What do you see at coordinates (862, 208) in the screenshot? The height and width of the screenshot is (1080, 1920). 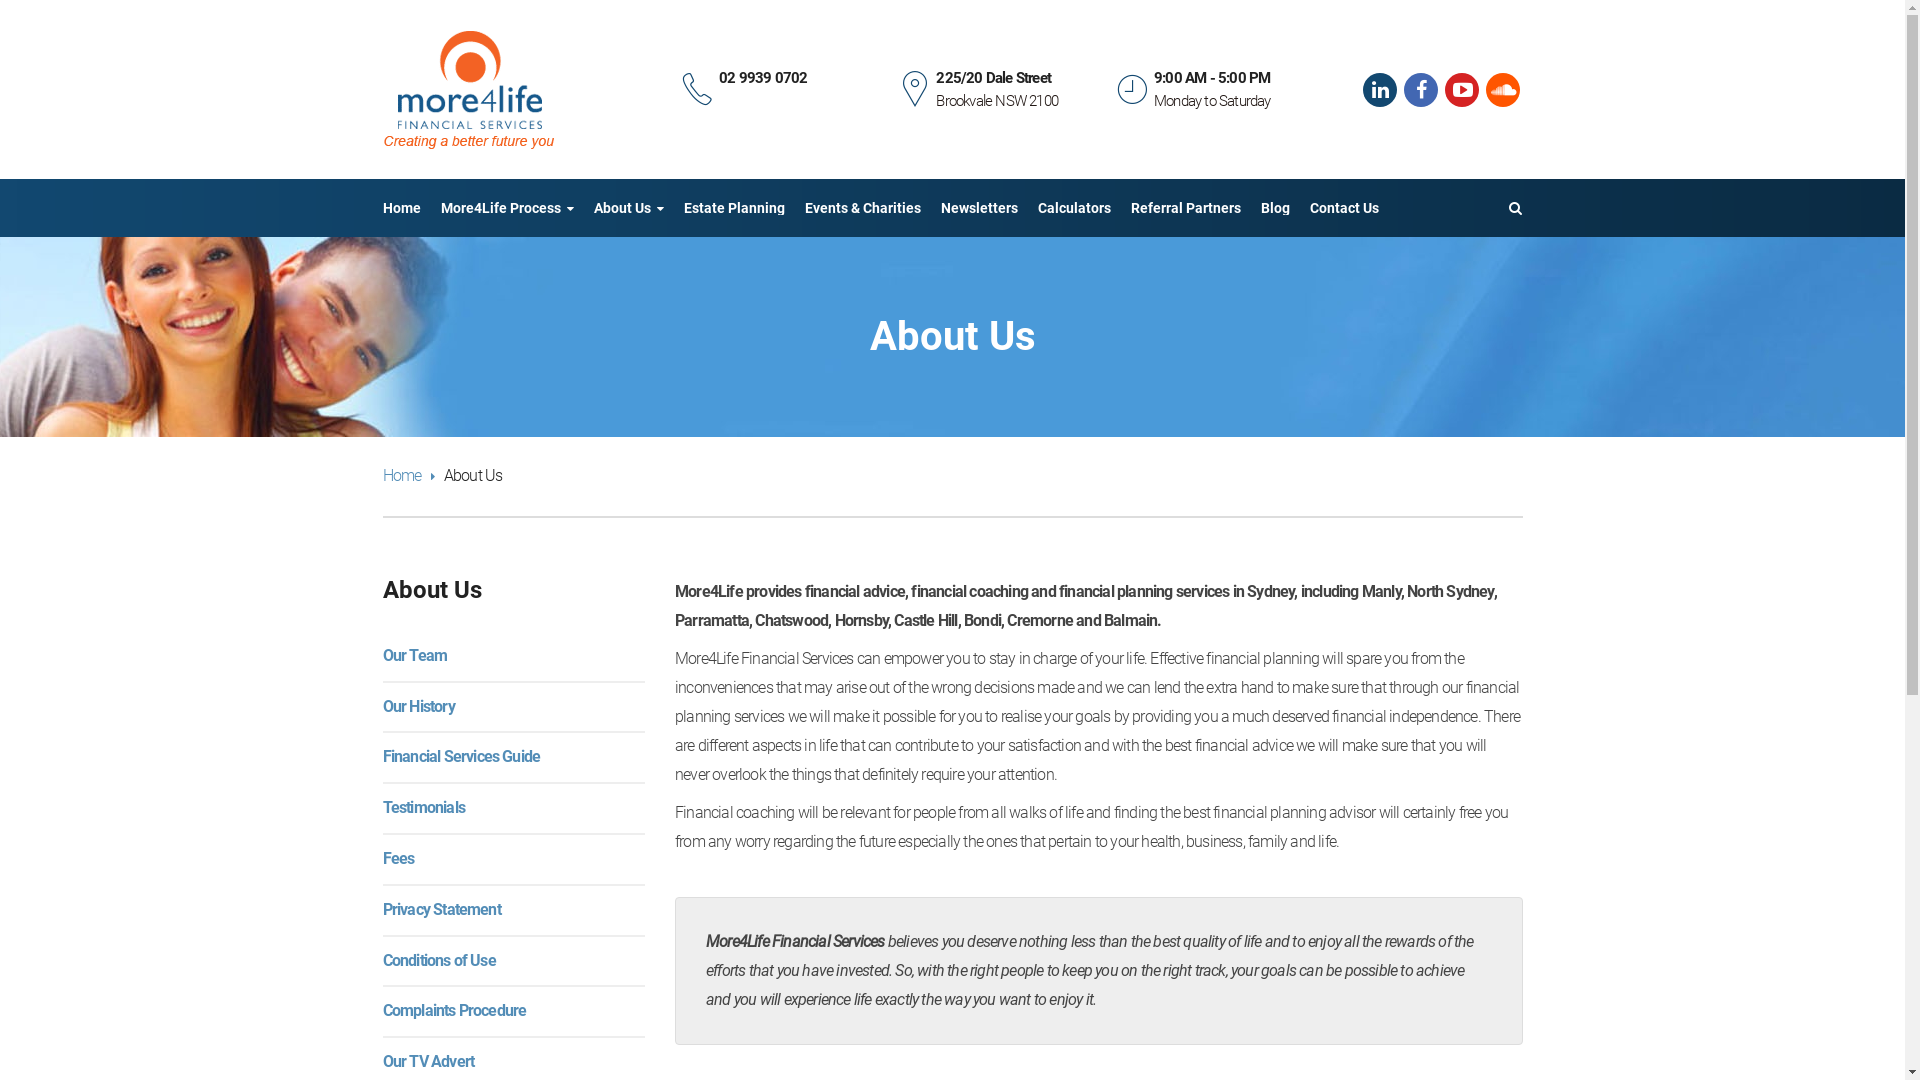 I see `'Events & Charities'` at bounding box center [862, 208].